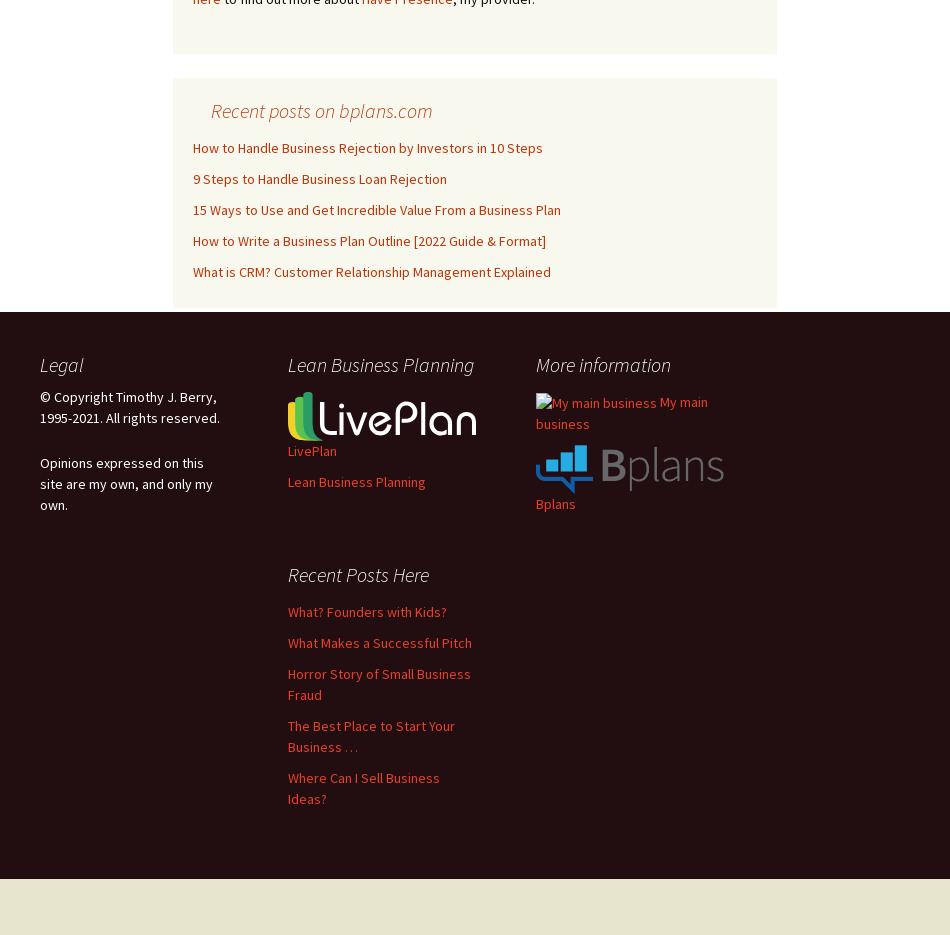  What do you see at coordinates (367, 146) in the screenshot?
I see `'How to Handle Business Rejection by Investors in 10 Steps'` at bounding box center [367, 146].